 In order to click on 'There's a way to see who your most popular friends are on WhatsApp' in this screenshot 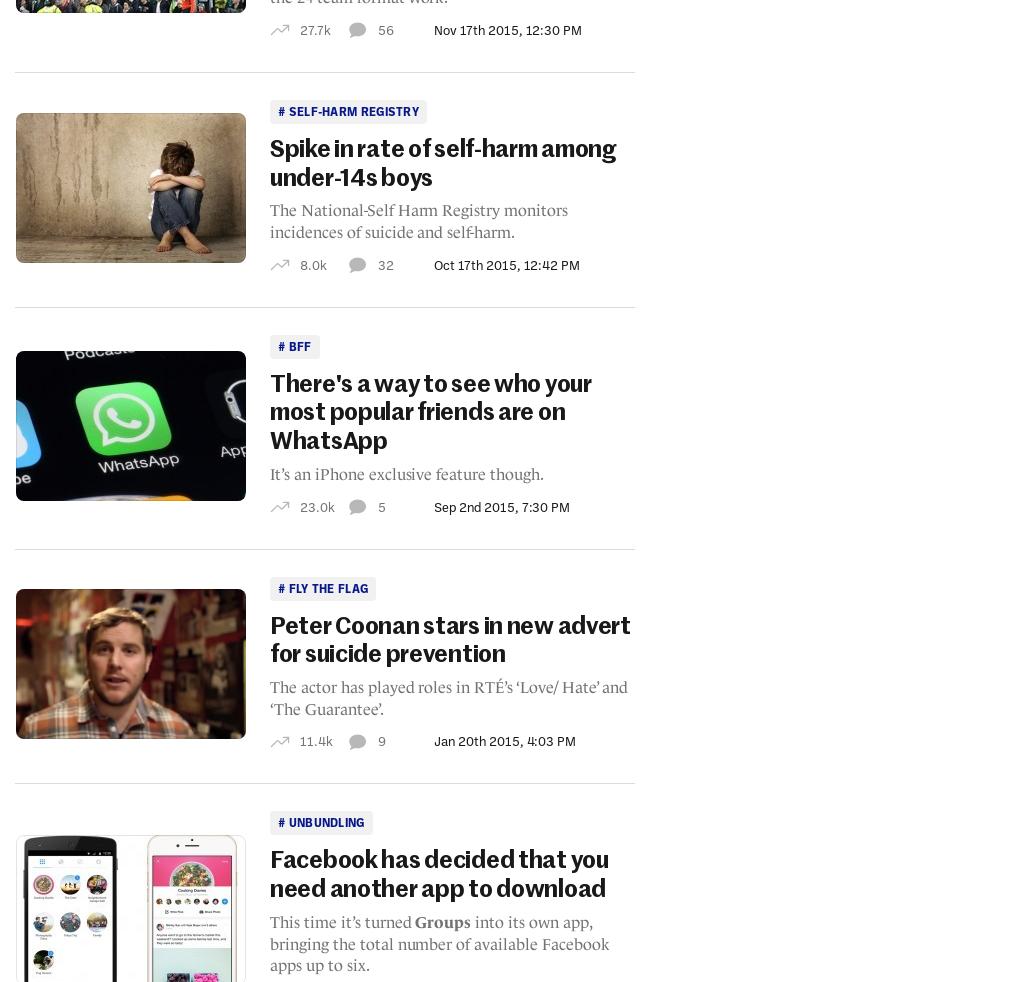, I will do `click(429, 413)`.